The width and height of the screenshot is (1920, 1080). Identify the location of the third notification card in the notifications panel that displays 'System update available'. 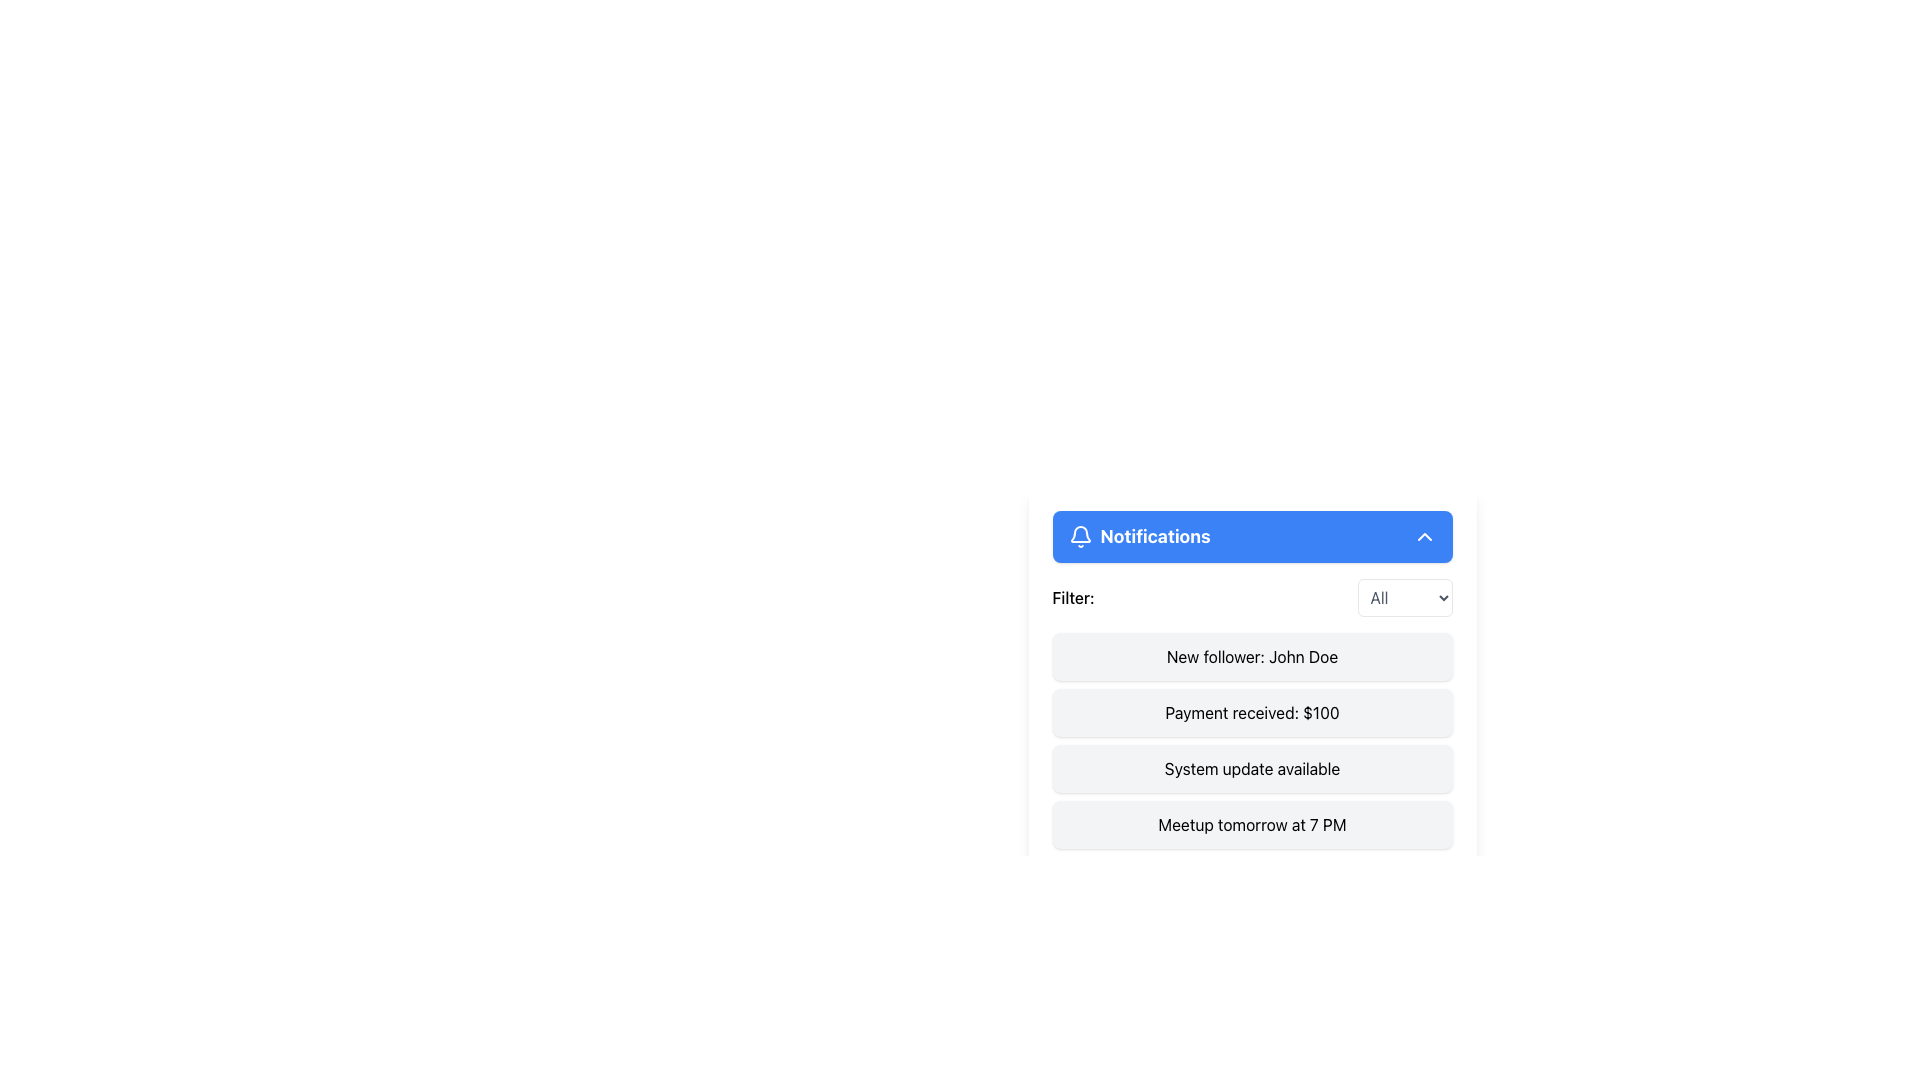
(1251, 767).